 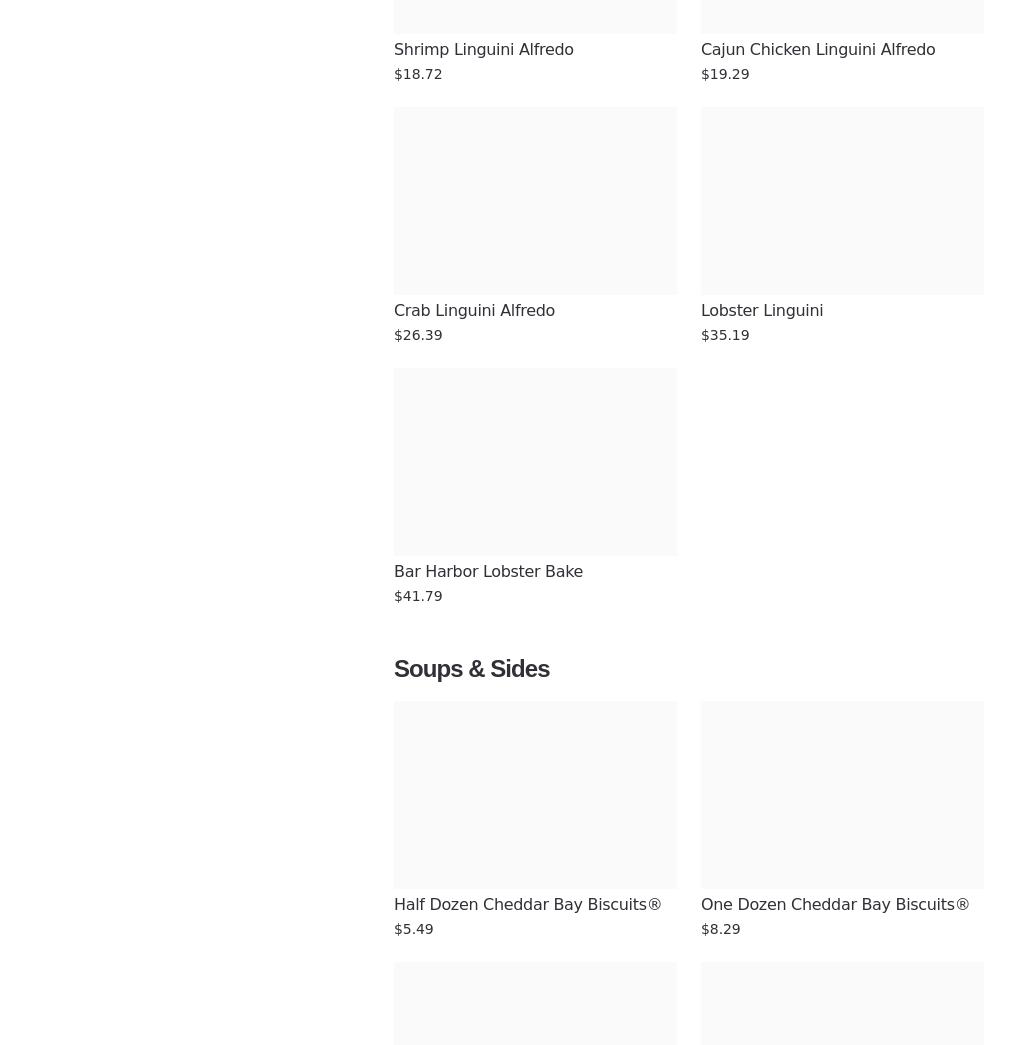 What do you see at coordinates (724, 335) in the screenshot?
I see `'$35.19'` at bounding box center [724, 335].